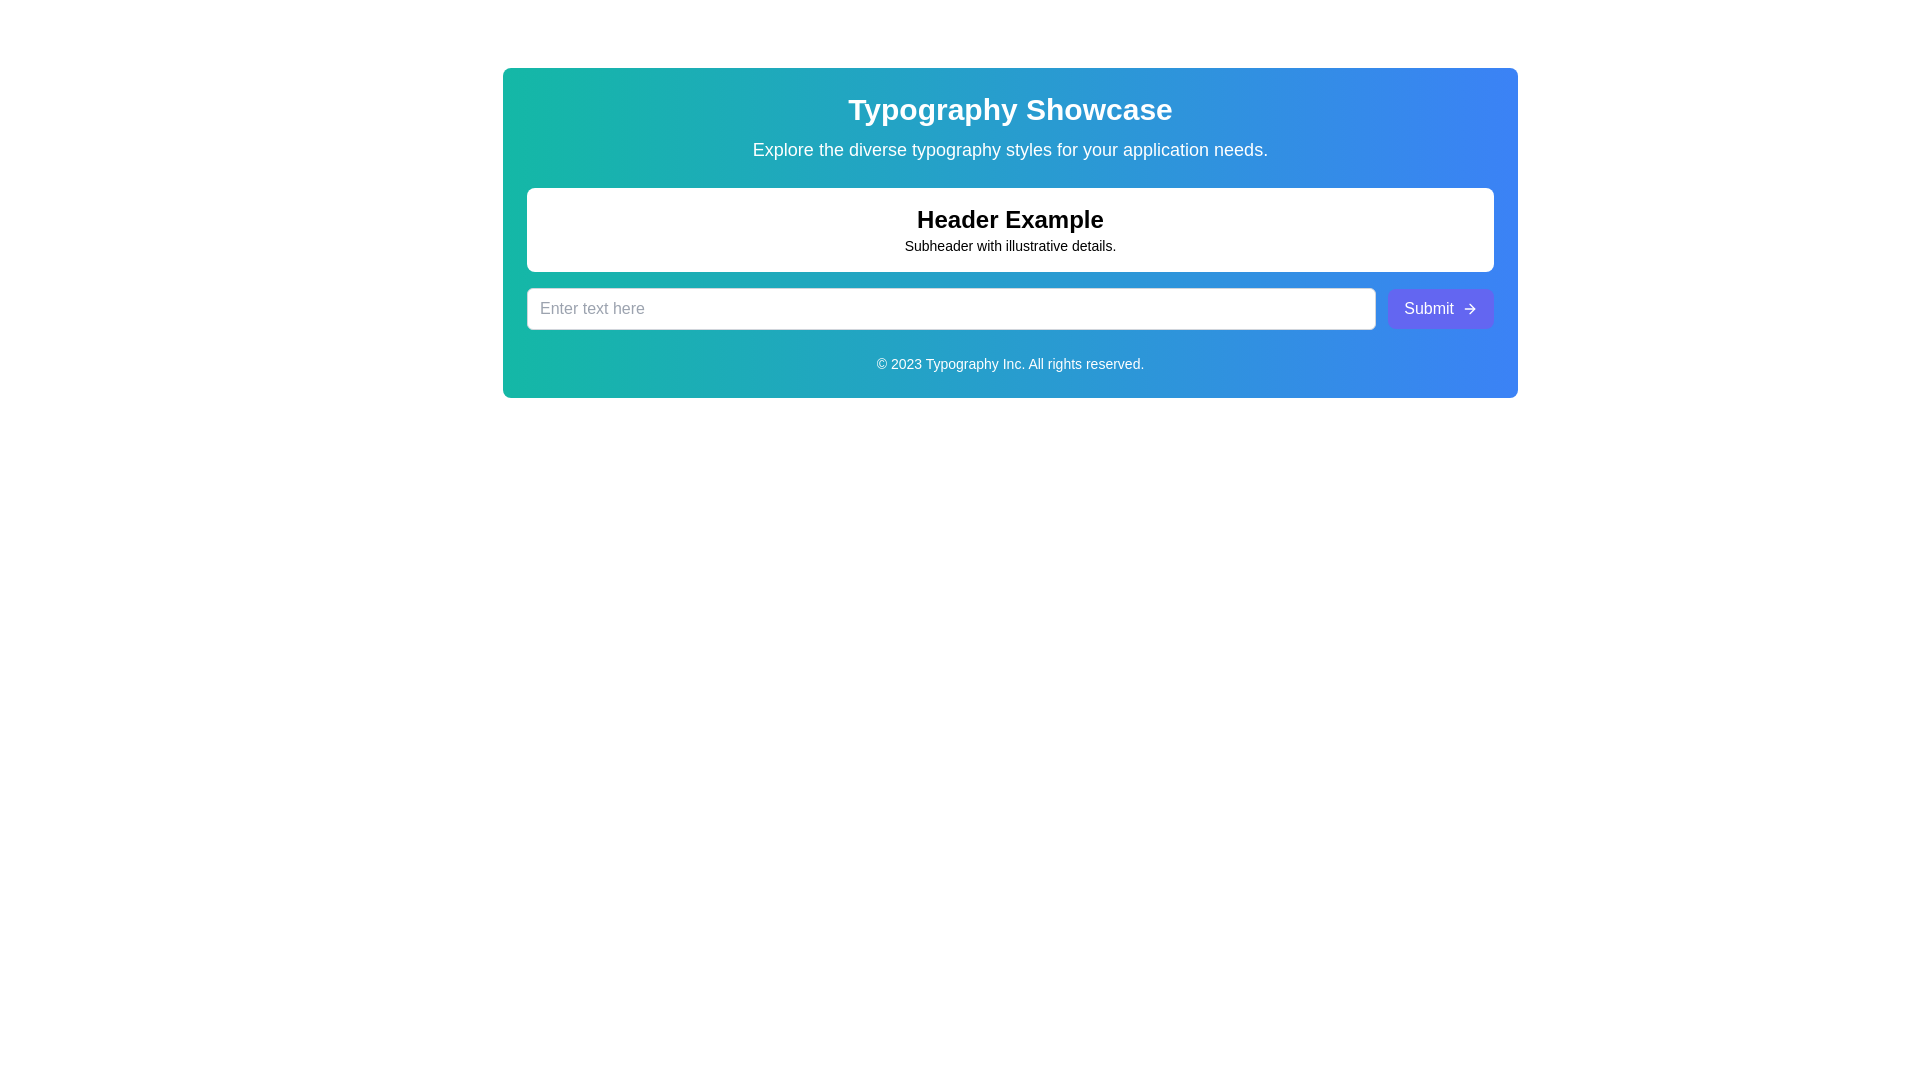 The height and width of the screenshot is (1080, 1920). I want to click on the 'Submit' text label, which is styled with a white font color on a blue background and located in the bottom right corner of the form area, to the left of an arrow-shaped icon, so click(1428, 308).